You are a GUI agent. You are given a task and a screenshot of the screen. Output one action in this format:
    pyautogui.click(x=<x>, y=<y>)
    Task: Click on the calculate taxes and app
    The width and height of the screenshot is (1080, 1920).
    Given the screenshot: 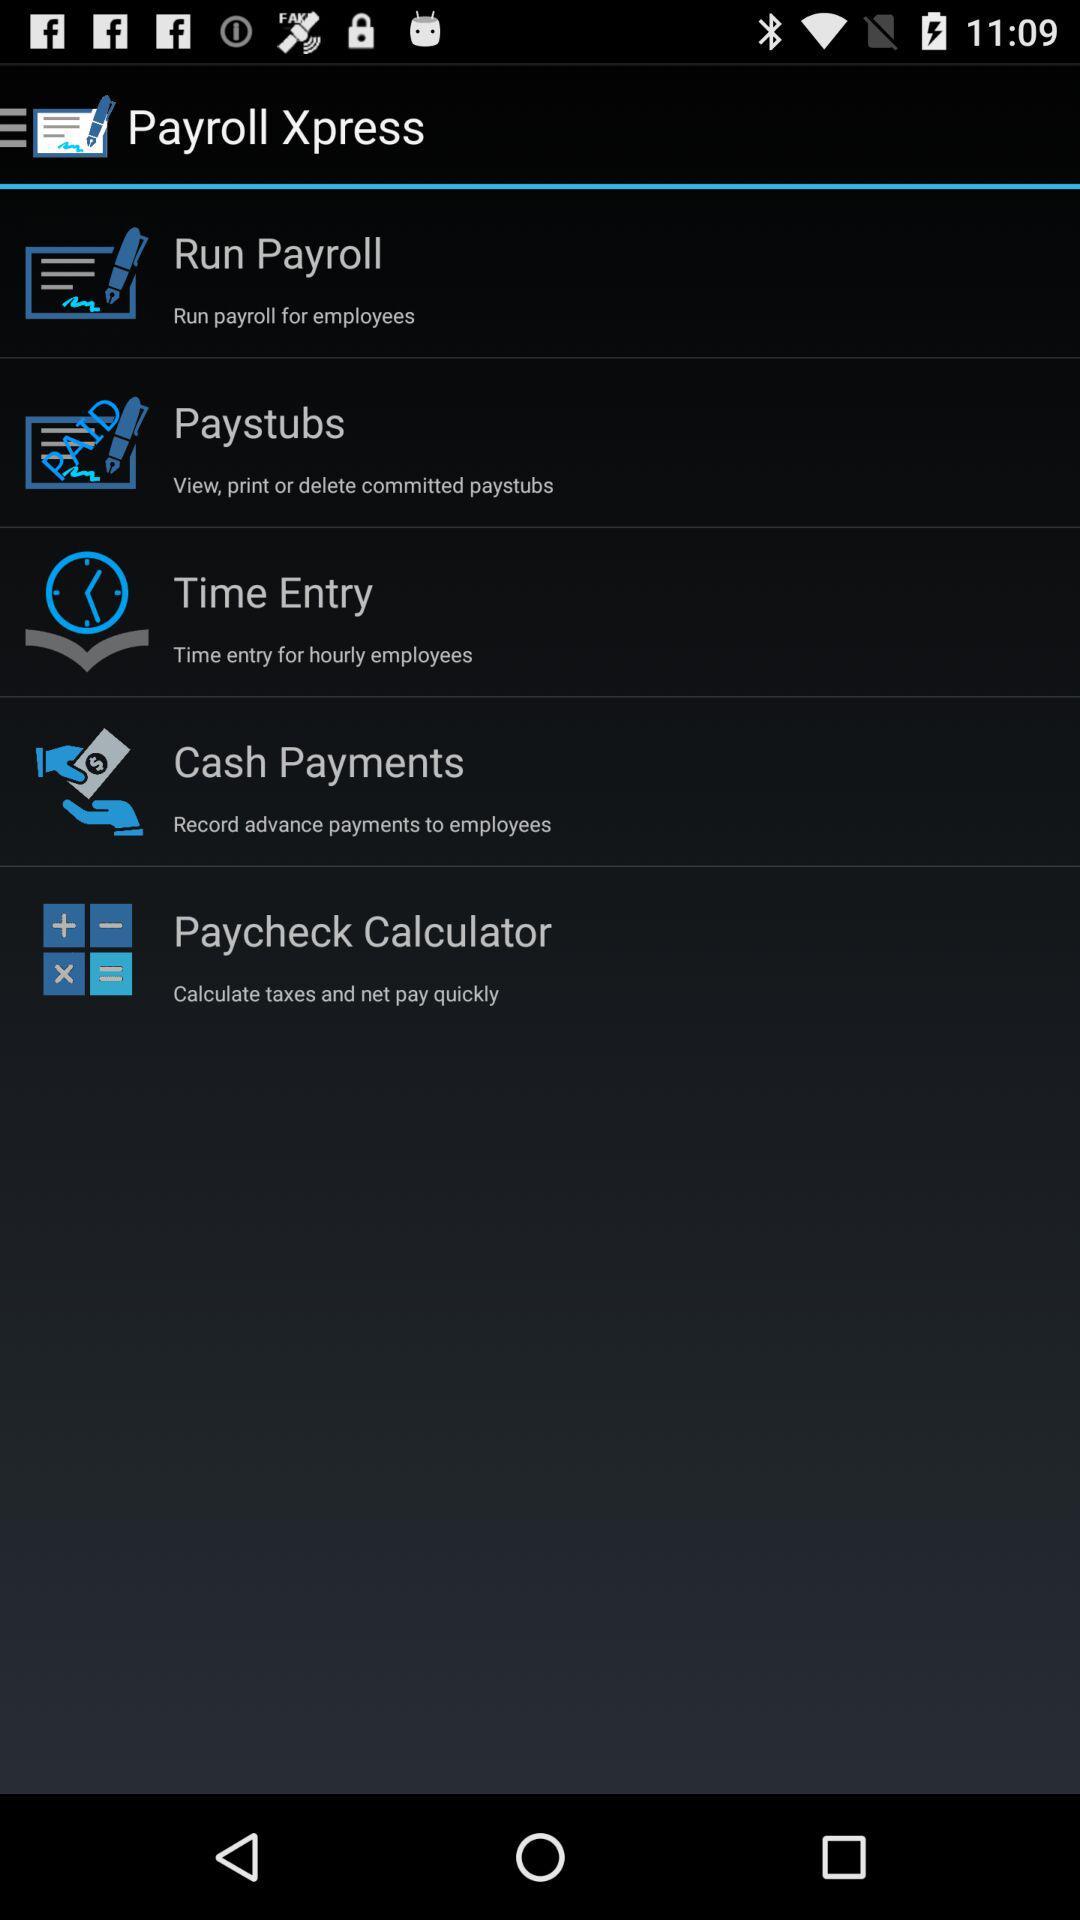 What is the action you would take?
    pyautogui.click(x=334, y=993)
    